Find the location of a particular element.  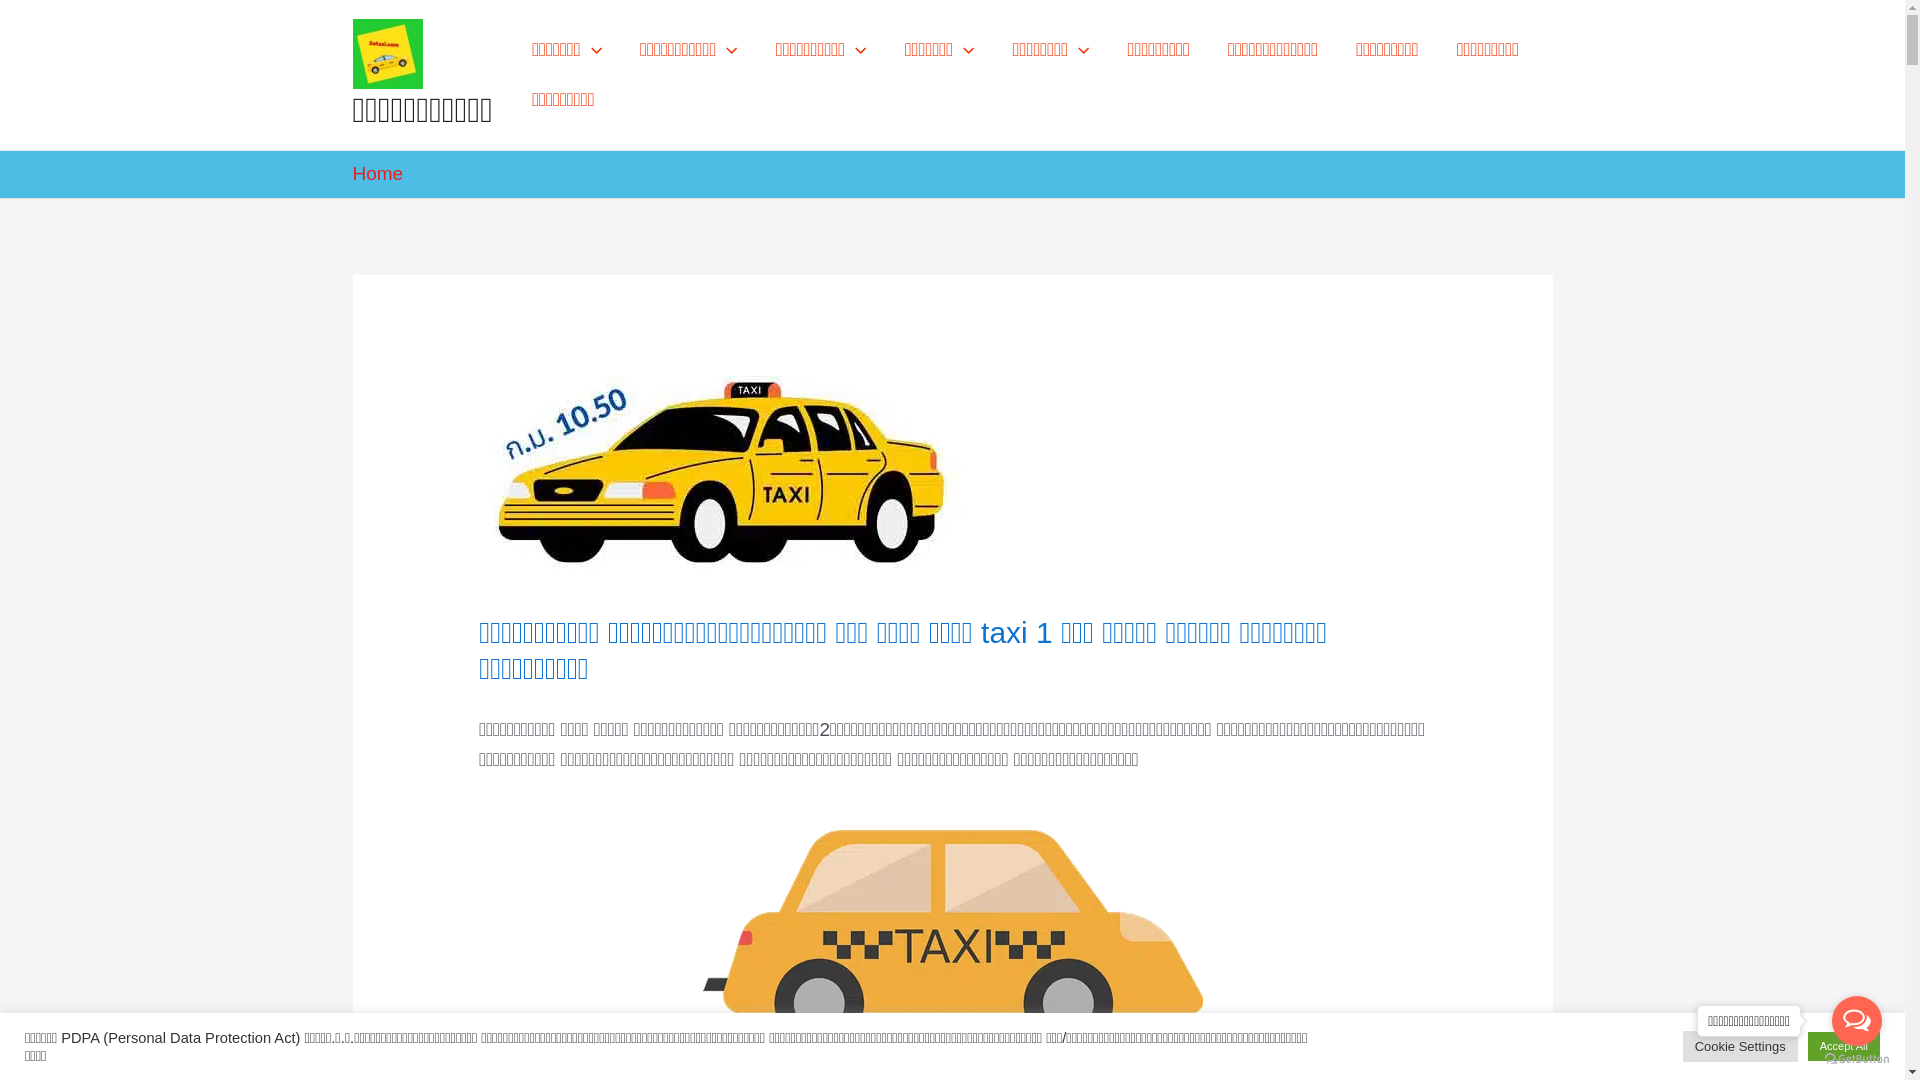

'Cookie Settings' is located at coordinates (1739, 1045).